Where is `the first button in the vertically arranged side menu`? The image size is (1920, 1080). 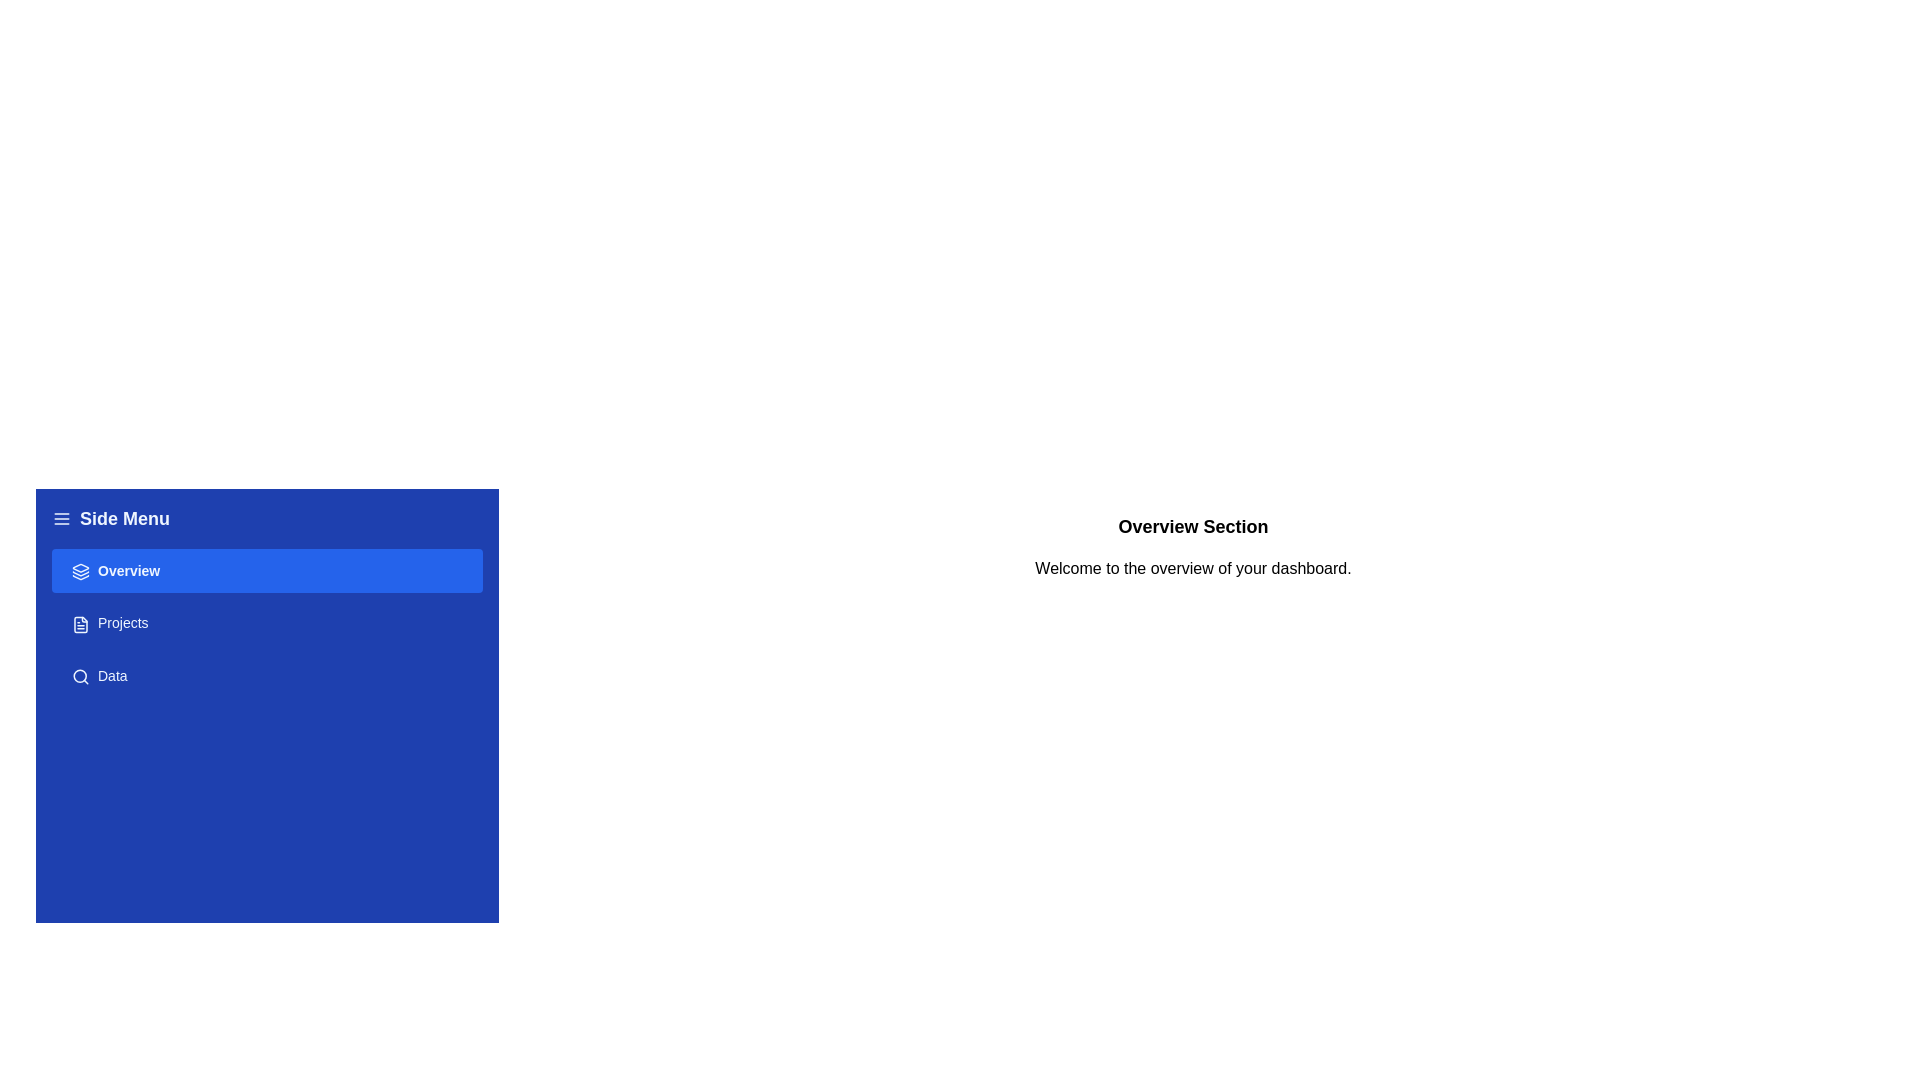
the first button in the vertically arranged side menu is located at coordinates (266, 571).